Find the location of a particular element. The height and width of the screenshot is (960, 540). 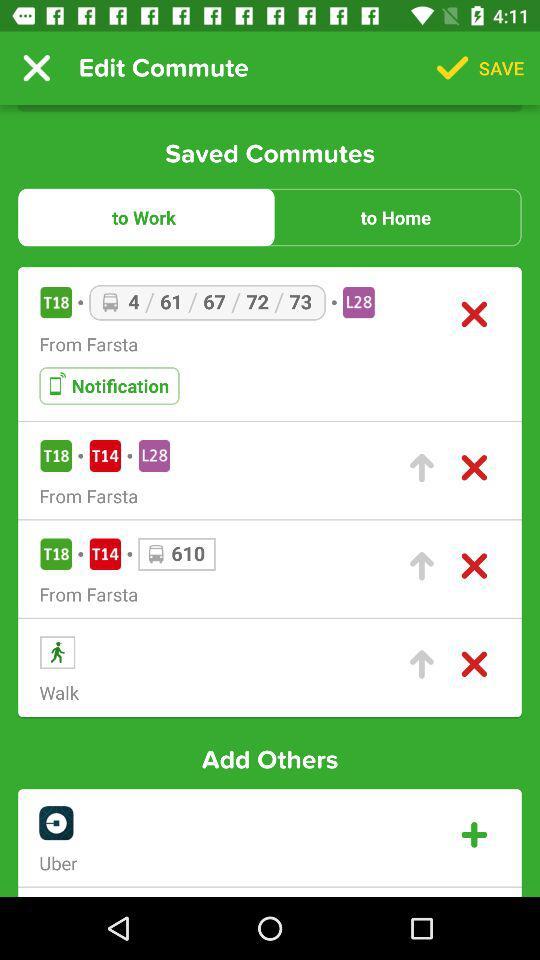

route is located at coordinates (420, 468).